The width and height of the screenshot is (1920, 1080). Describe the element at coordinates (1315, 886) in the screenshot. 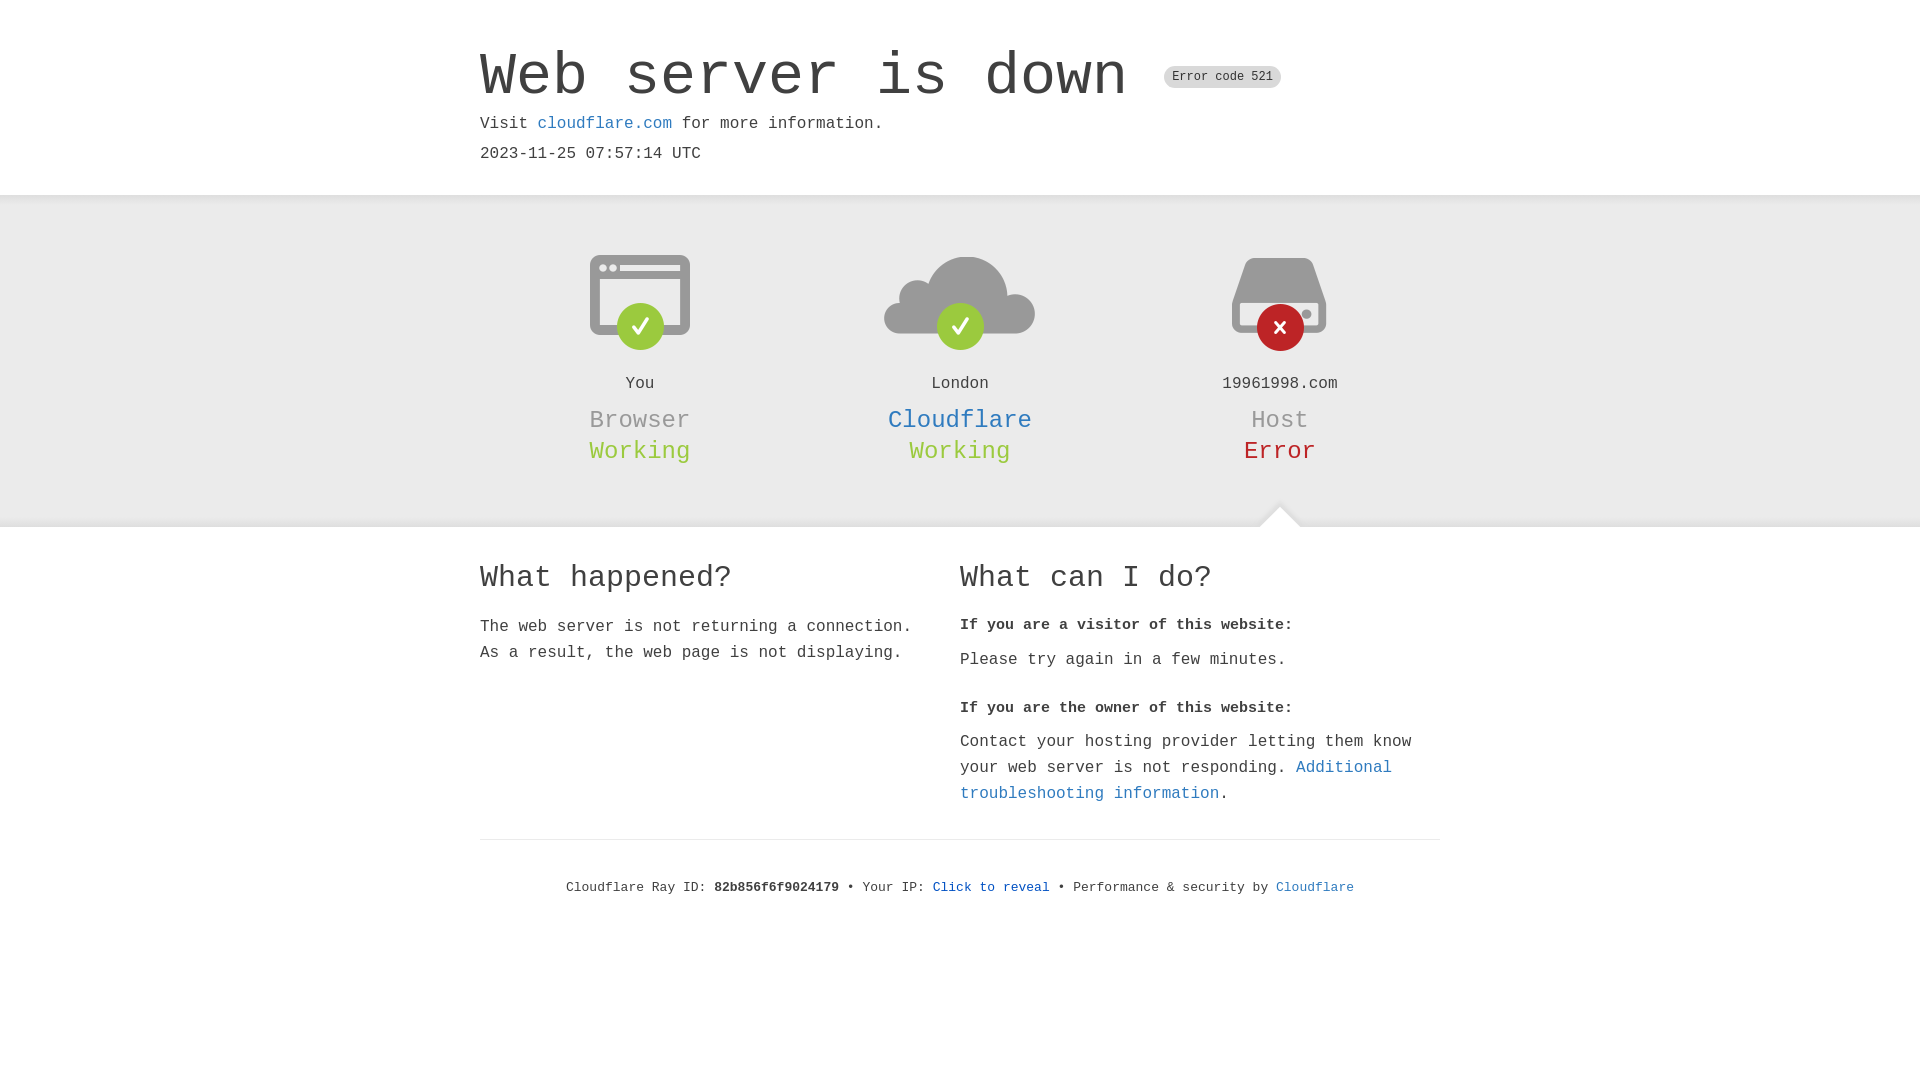

I see `'Cloudflare'` at that location.